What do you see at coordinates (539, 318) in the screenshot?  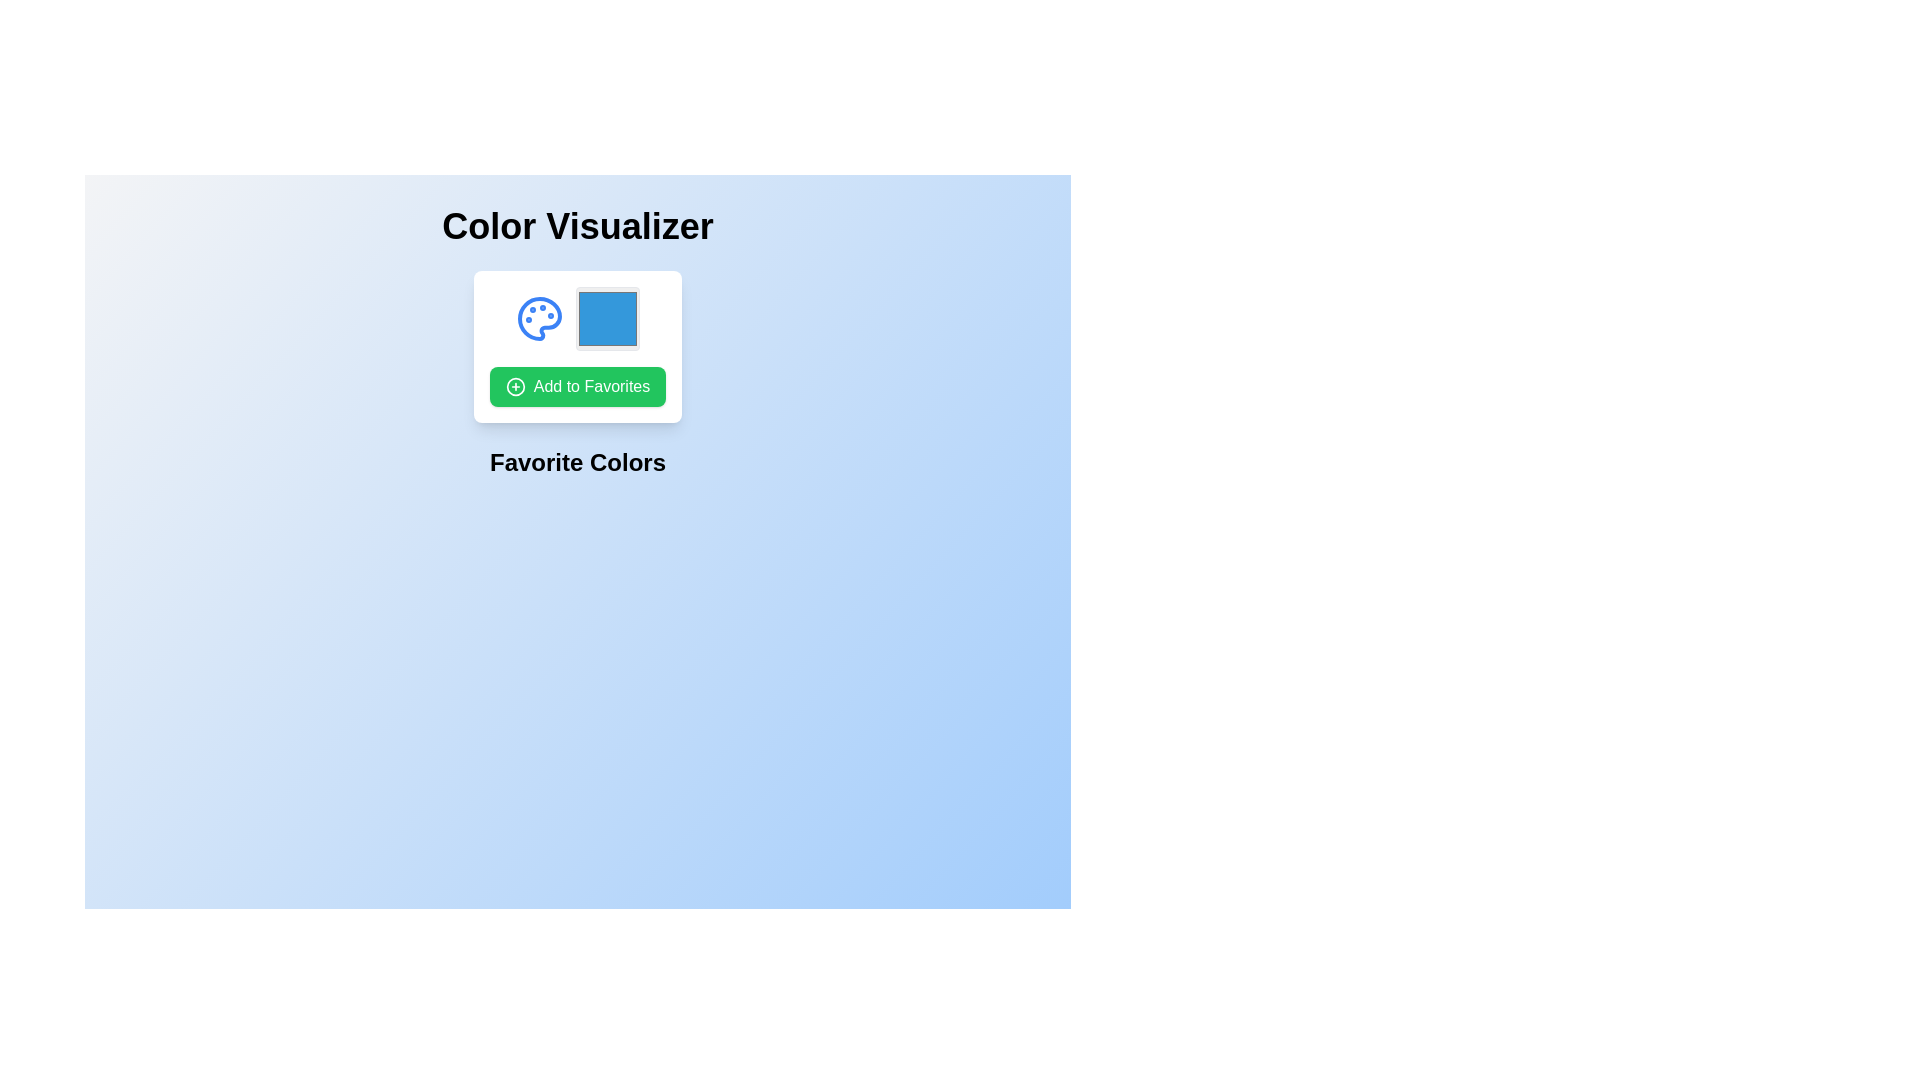 I see `the blue outlined palette icon with paint blobs to interact with its associated functionality` at bounding box center [539, 318].